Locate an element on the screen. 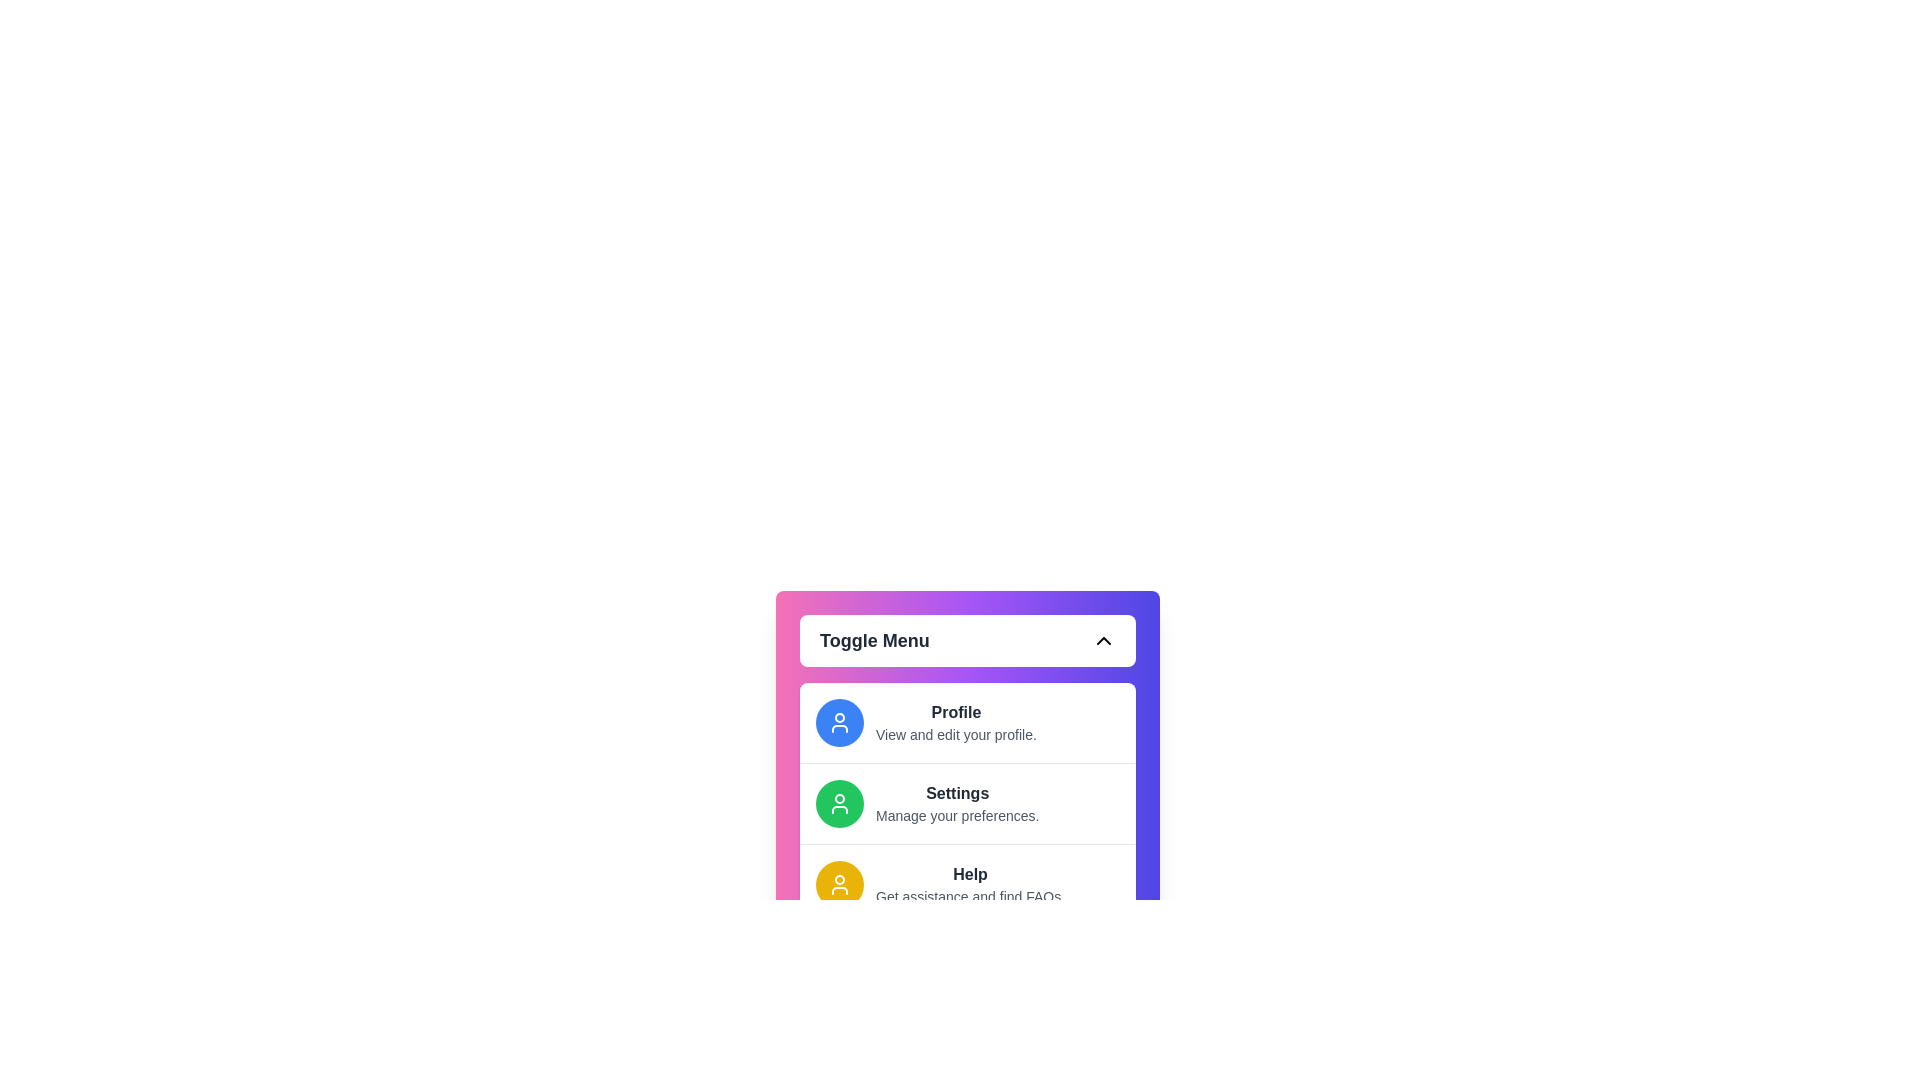 The width and height of the screenshot is (1920, 1080). the 'Settings' item in the menu is located at coordinates (968, 801).